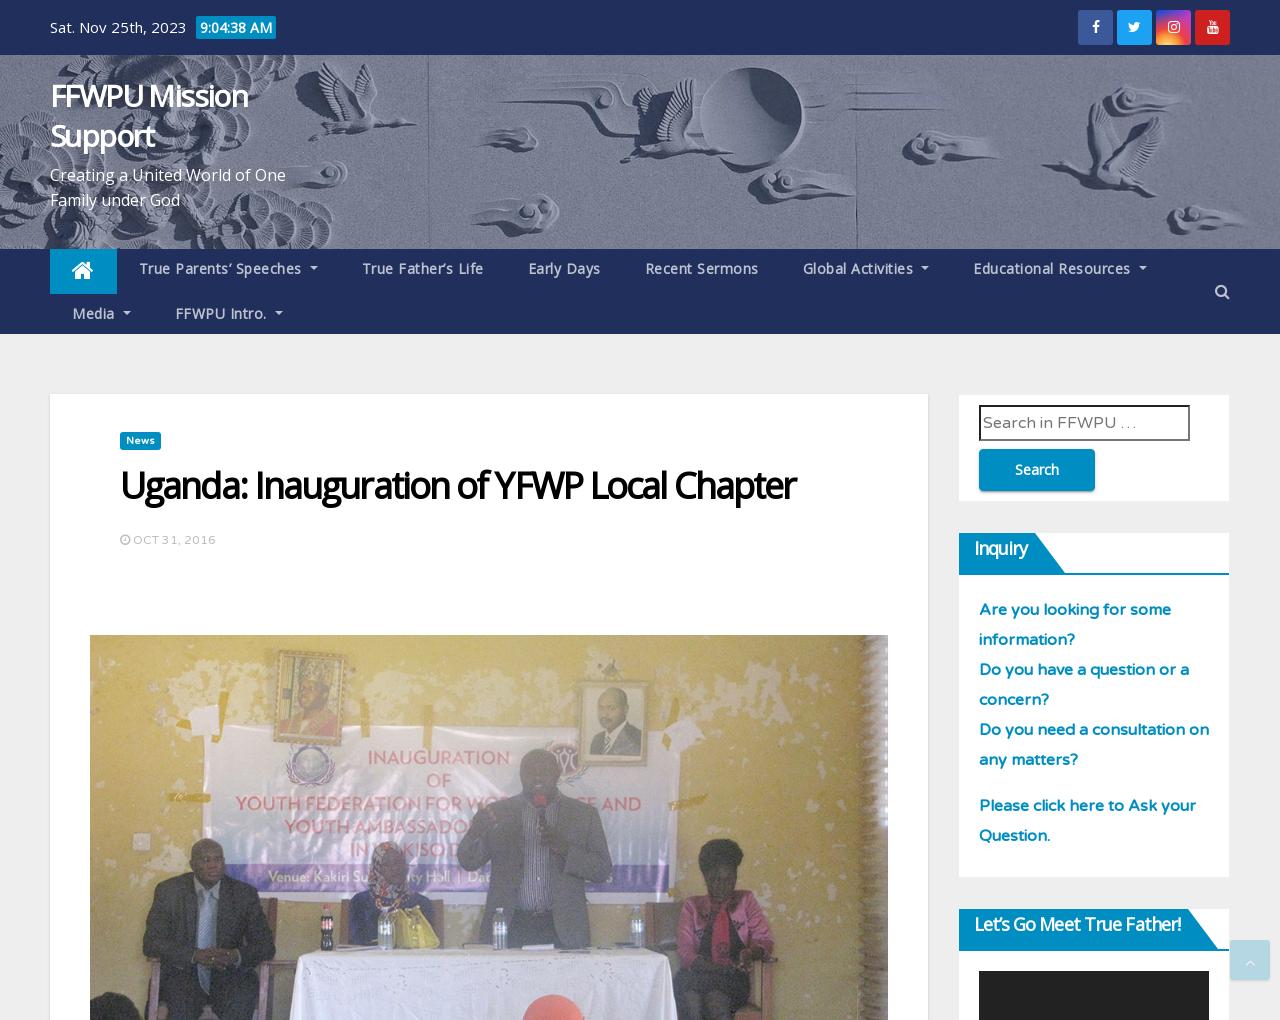  Describe the element at coordinates (1075, 924) in the screenshot. I see `'Let’s go meet True Father!'` at that location.